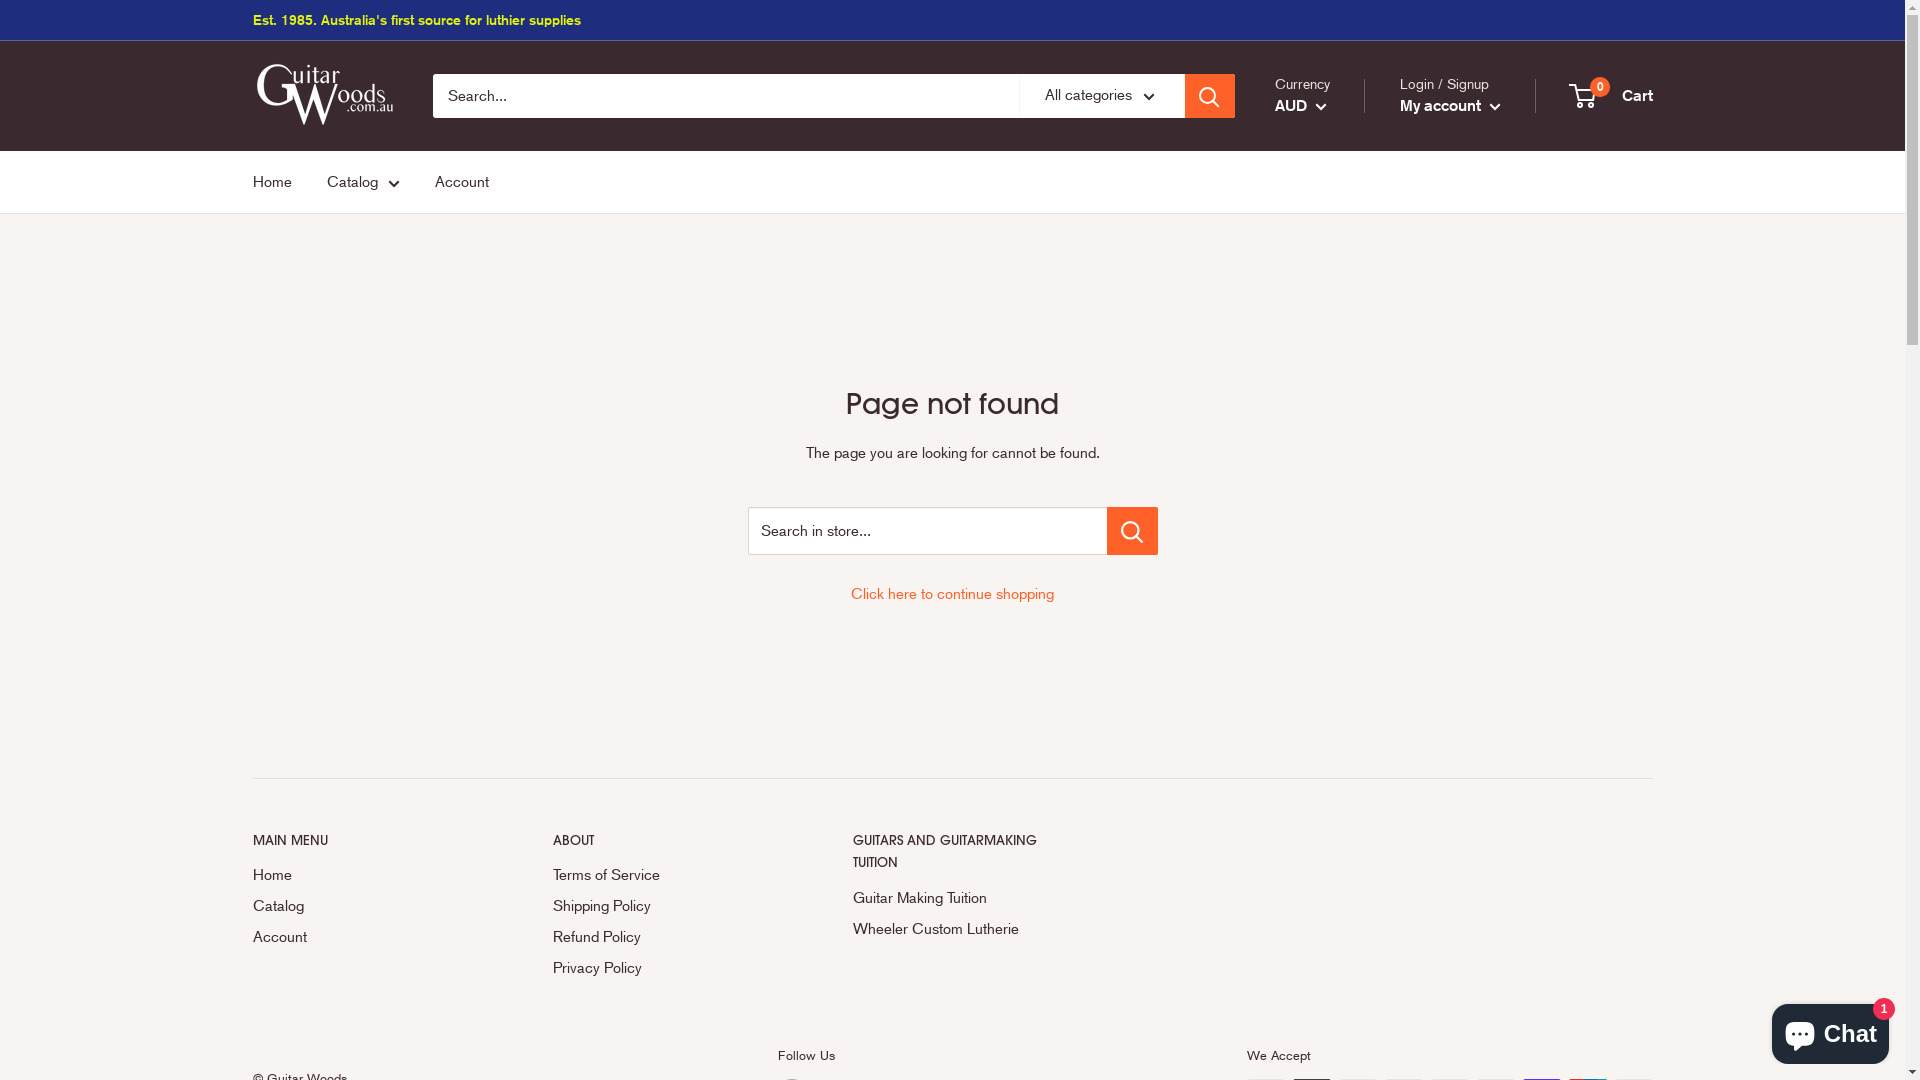 Image resolution: width=1920 pixels, height=1080 pixels. I want to click on 'Shipping Policy', so click(667, 906).